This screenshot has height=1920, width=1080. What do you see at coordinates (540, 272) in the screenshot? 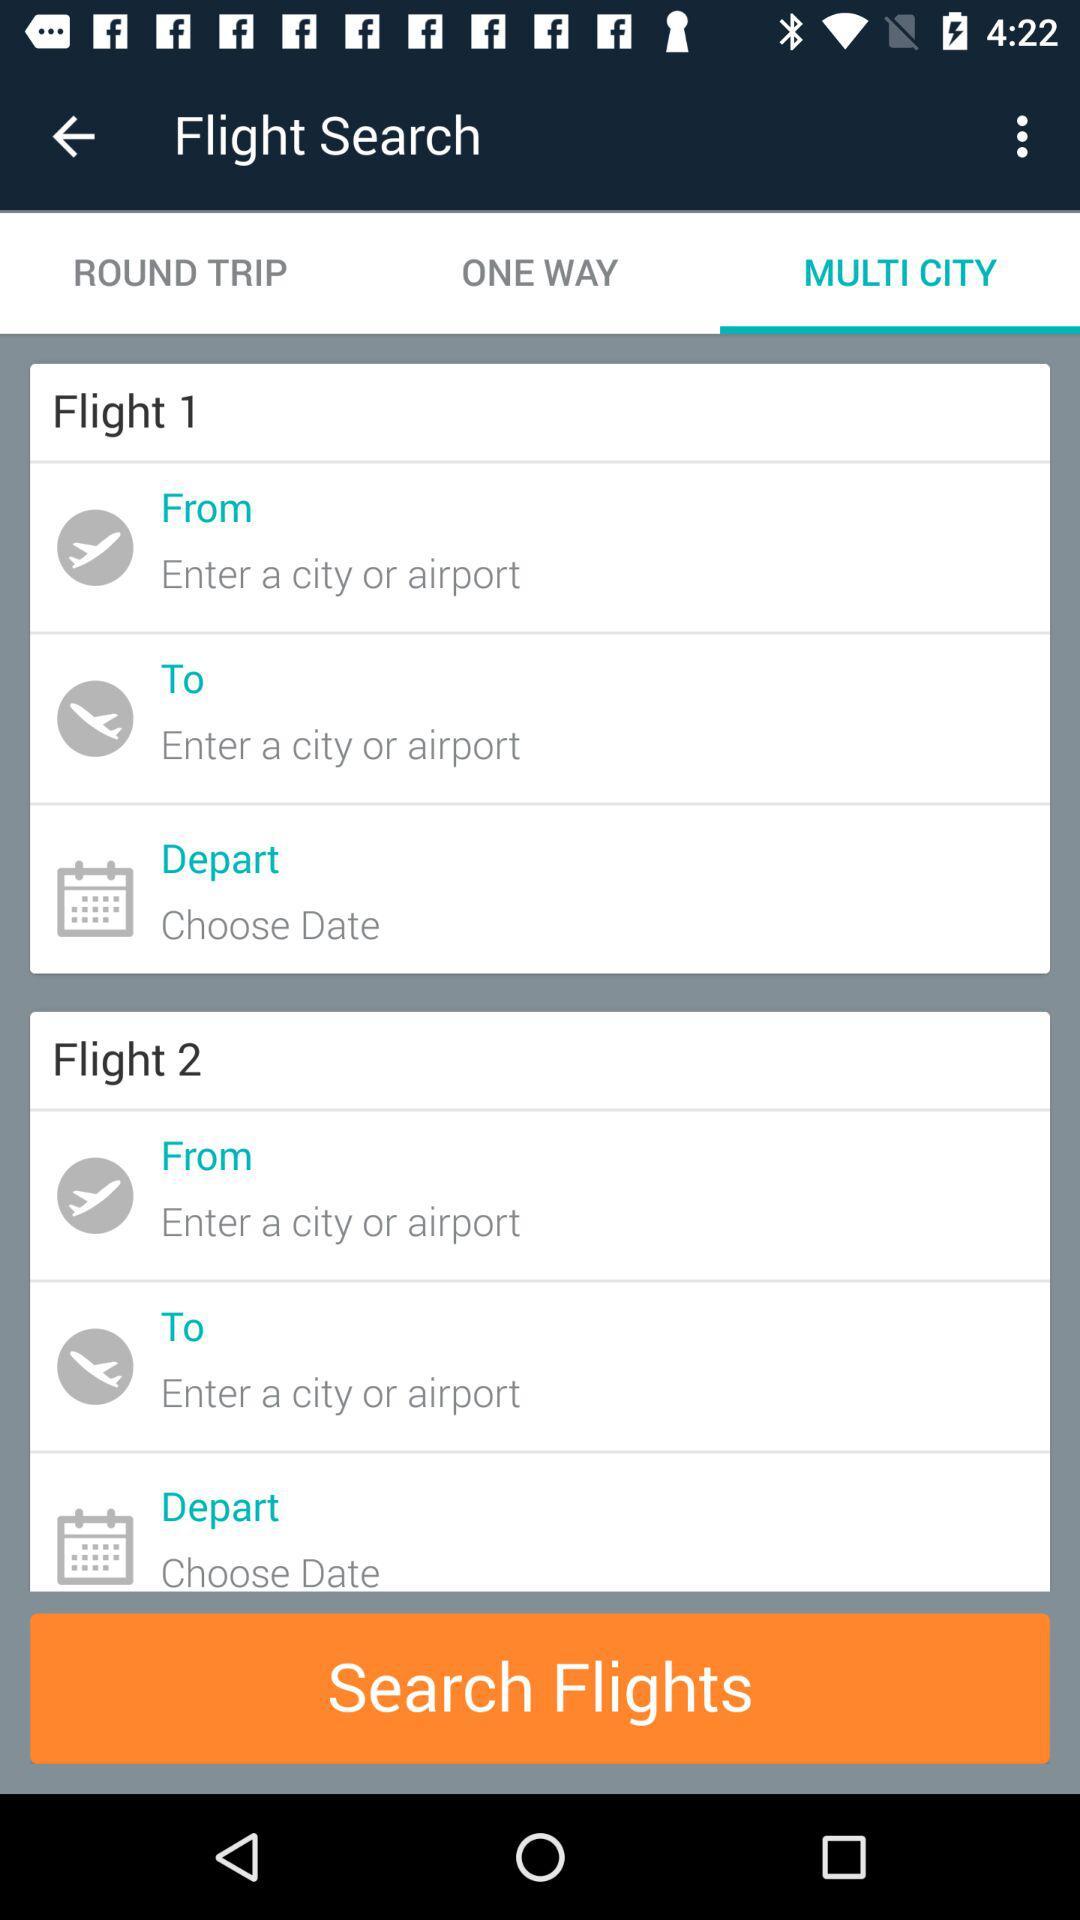
I see `icon next to the round trip item` at bounding box center [540, 272].